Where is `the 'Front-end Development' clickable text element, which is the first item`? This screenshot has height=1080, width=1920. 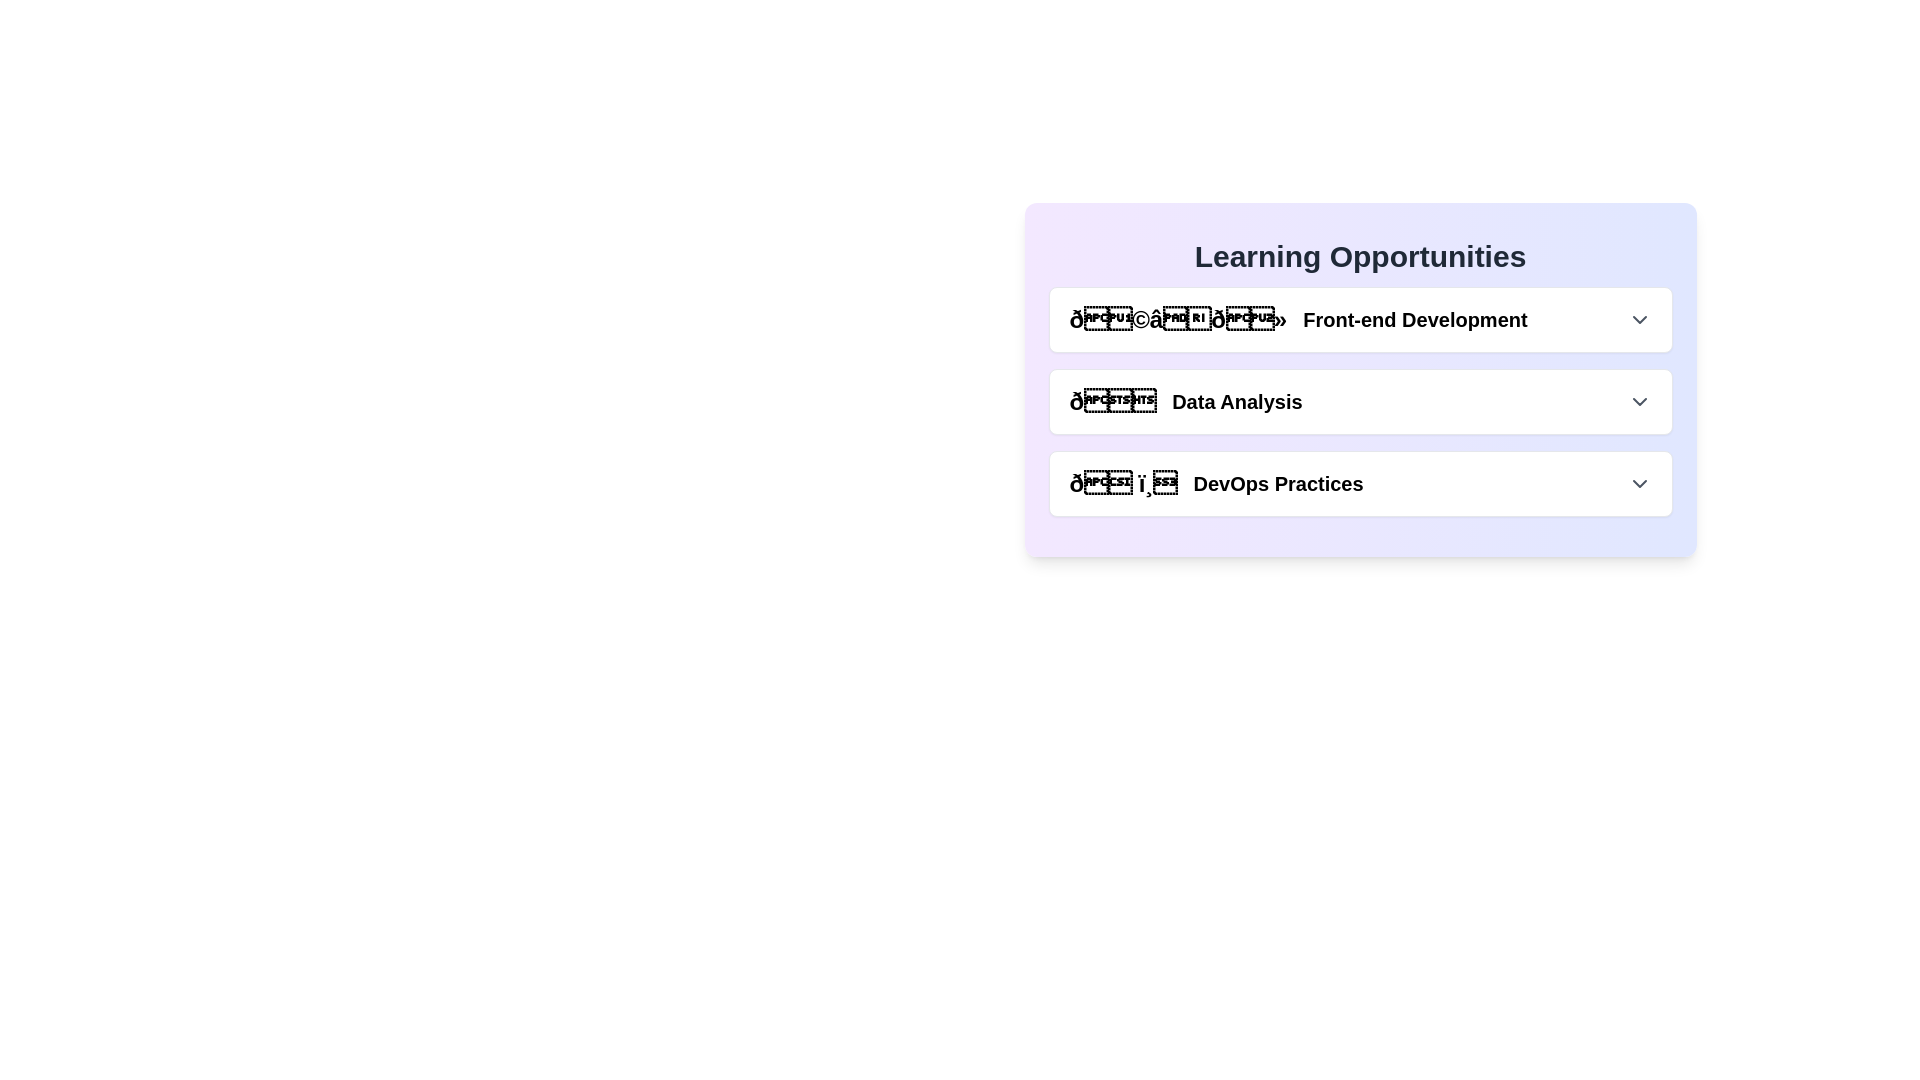
the 'Front-end Development' clickable text element, which is the first item is located at coordinates (1414, 319).